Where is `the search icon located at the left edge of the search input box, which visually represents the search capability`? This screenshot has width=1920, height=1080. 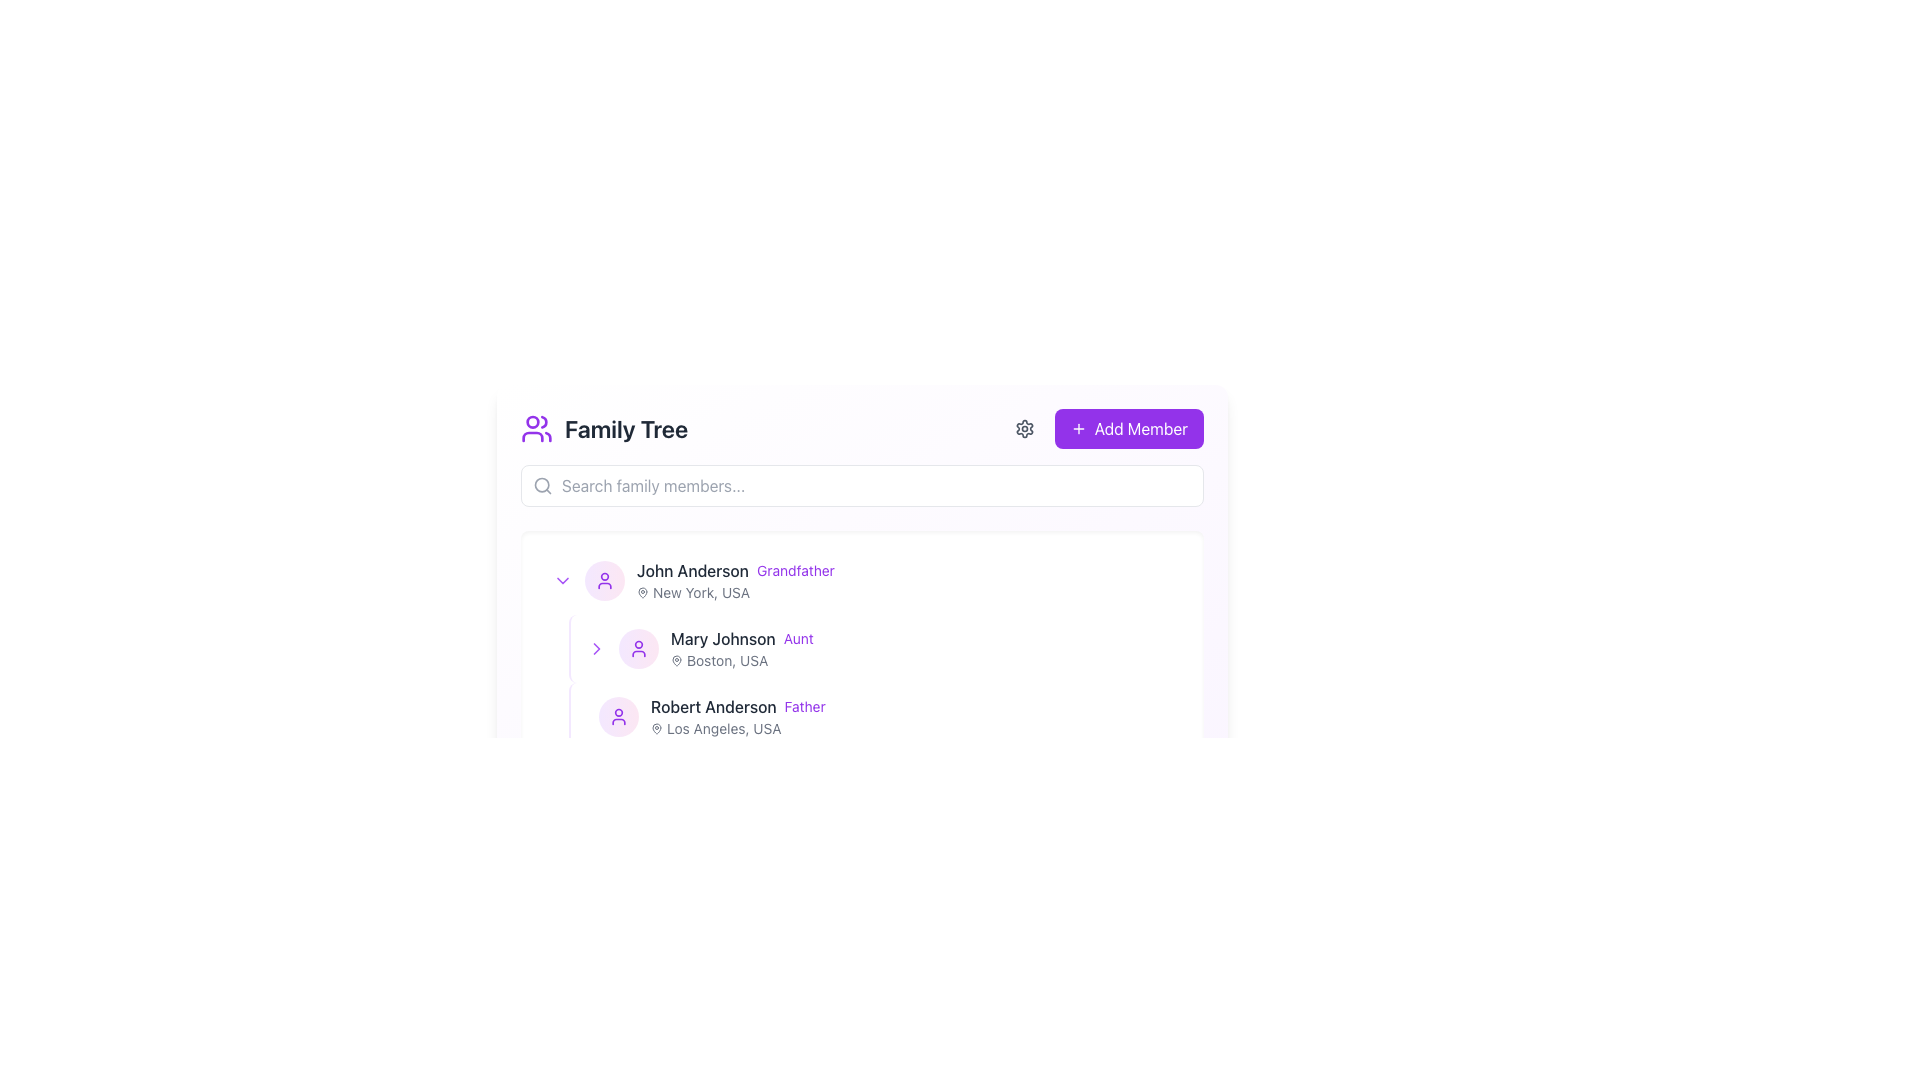
the search icon located at the left edge of the search input box, which visually represents the search capability is located at coordinates (542, 486).